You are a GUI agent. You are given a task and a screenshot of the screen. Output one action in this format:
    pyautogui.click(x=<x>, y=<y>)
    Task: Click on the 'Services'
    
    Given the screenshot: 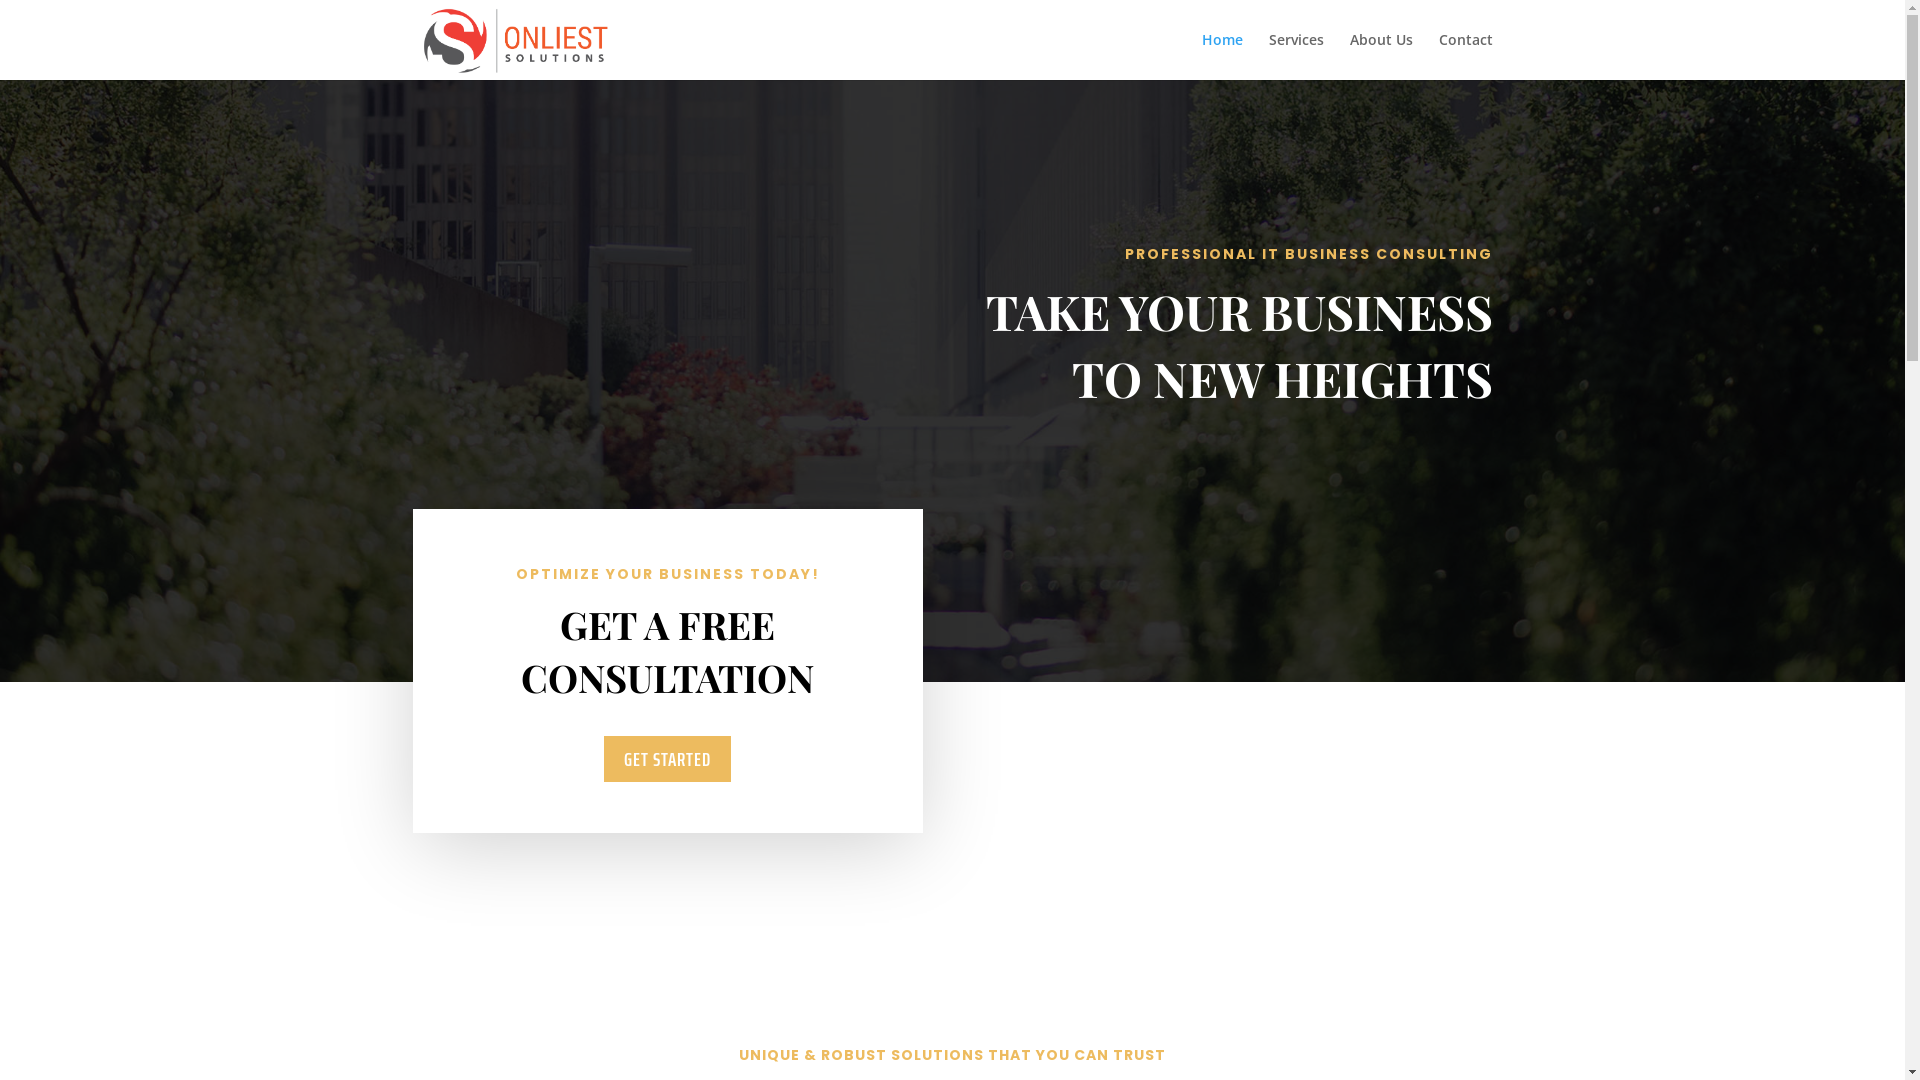 What is the action you would take?
    pyautogui.click(x=1266, y=55)
    